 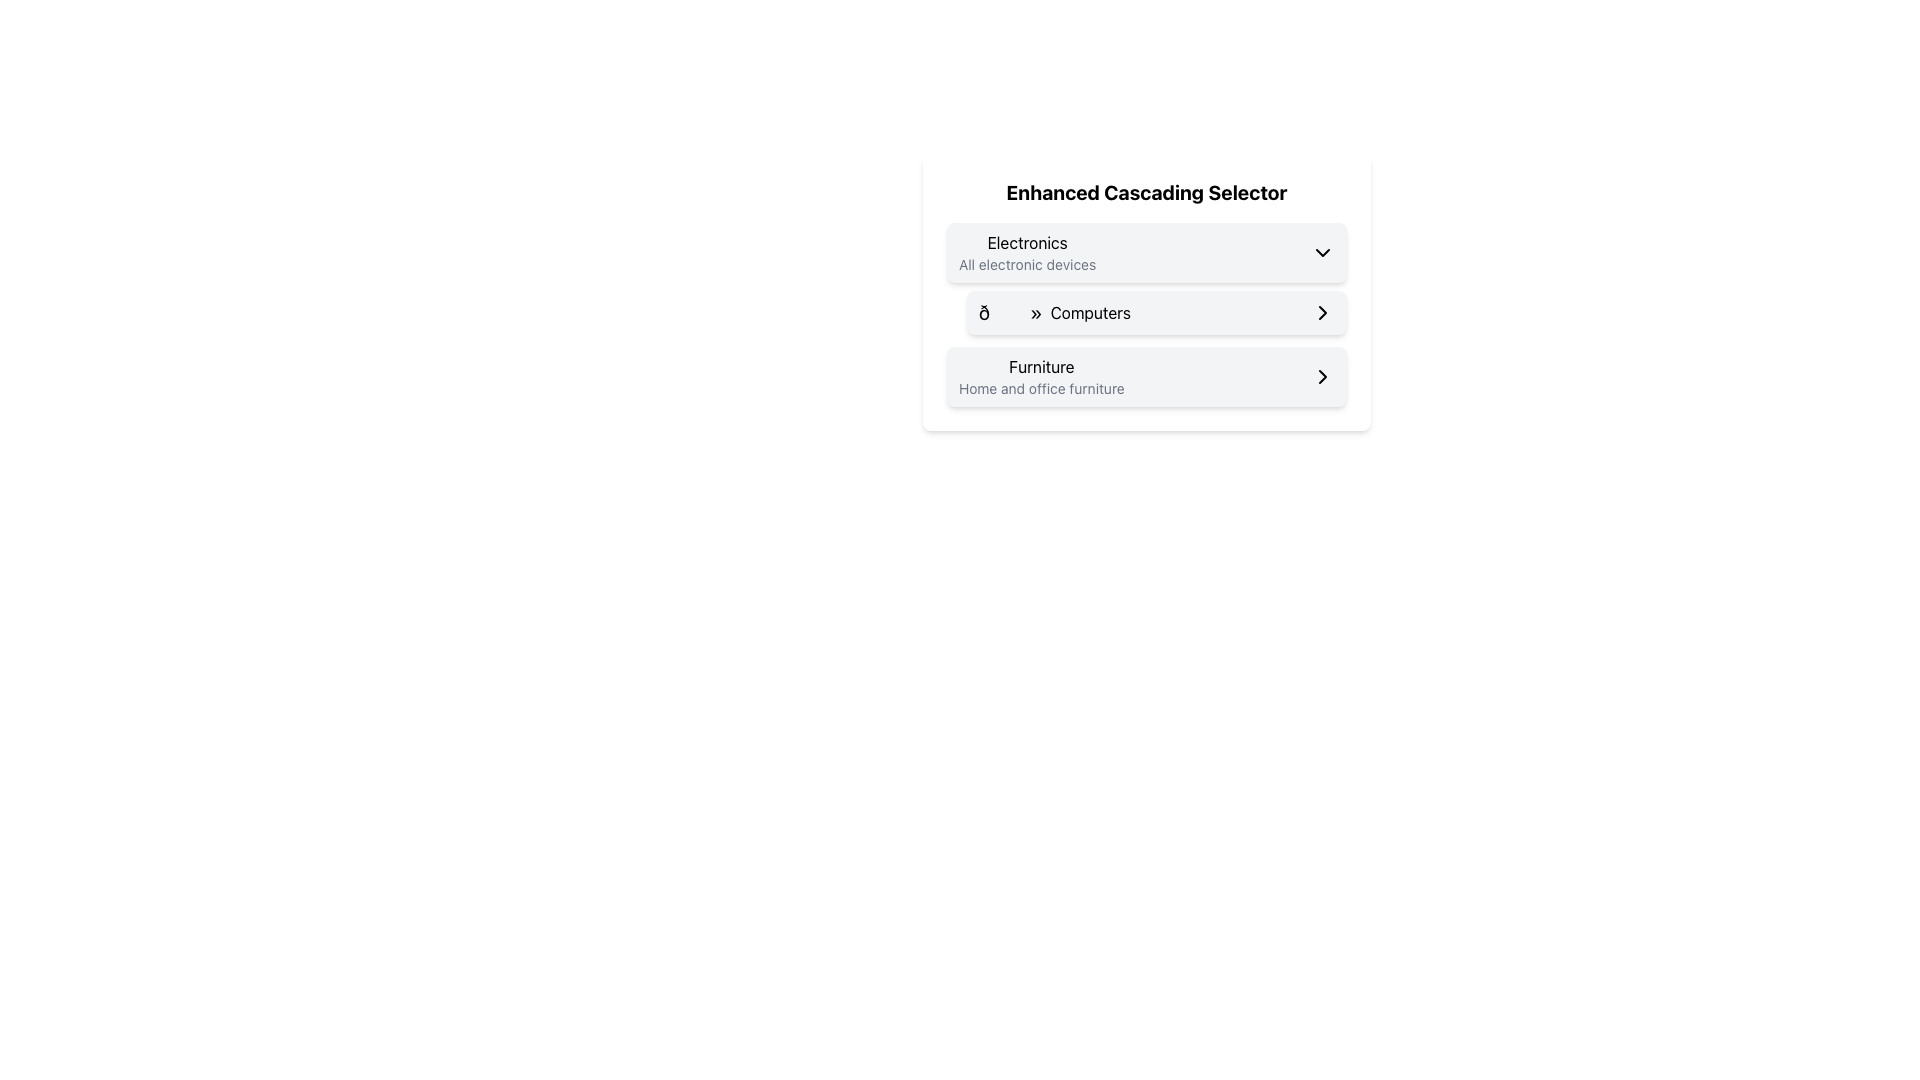 What do you see at coordinates (1040, 366) in the screenshot?
I see `the Text label indicating the category for furniture-related items within the Enhanced Cascading Selector, positioned below 'Computers' and above 'Home and office furniture'` at bounding box center [1040, 366].